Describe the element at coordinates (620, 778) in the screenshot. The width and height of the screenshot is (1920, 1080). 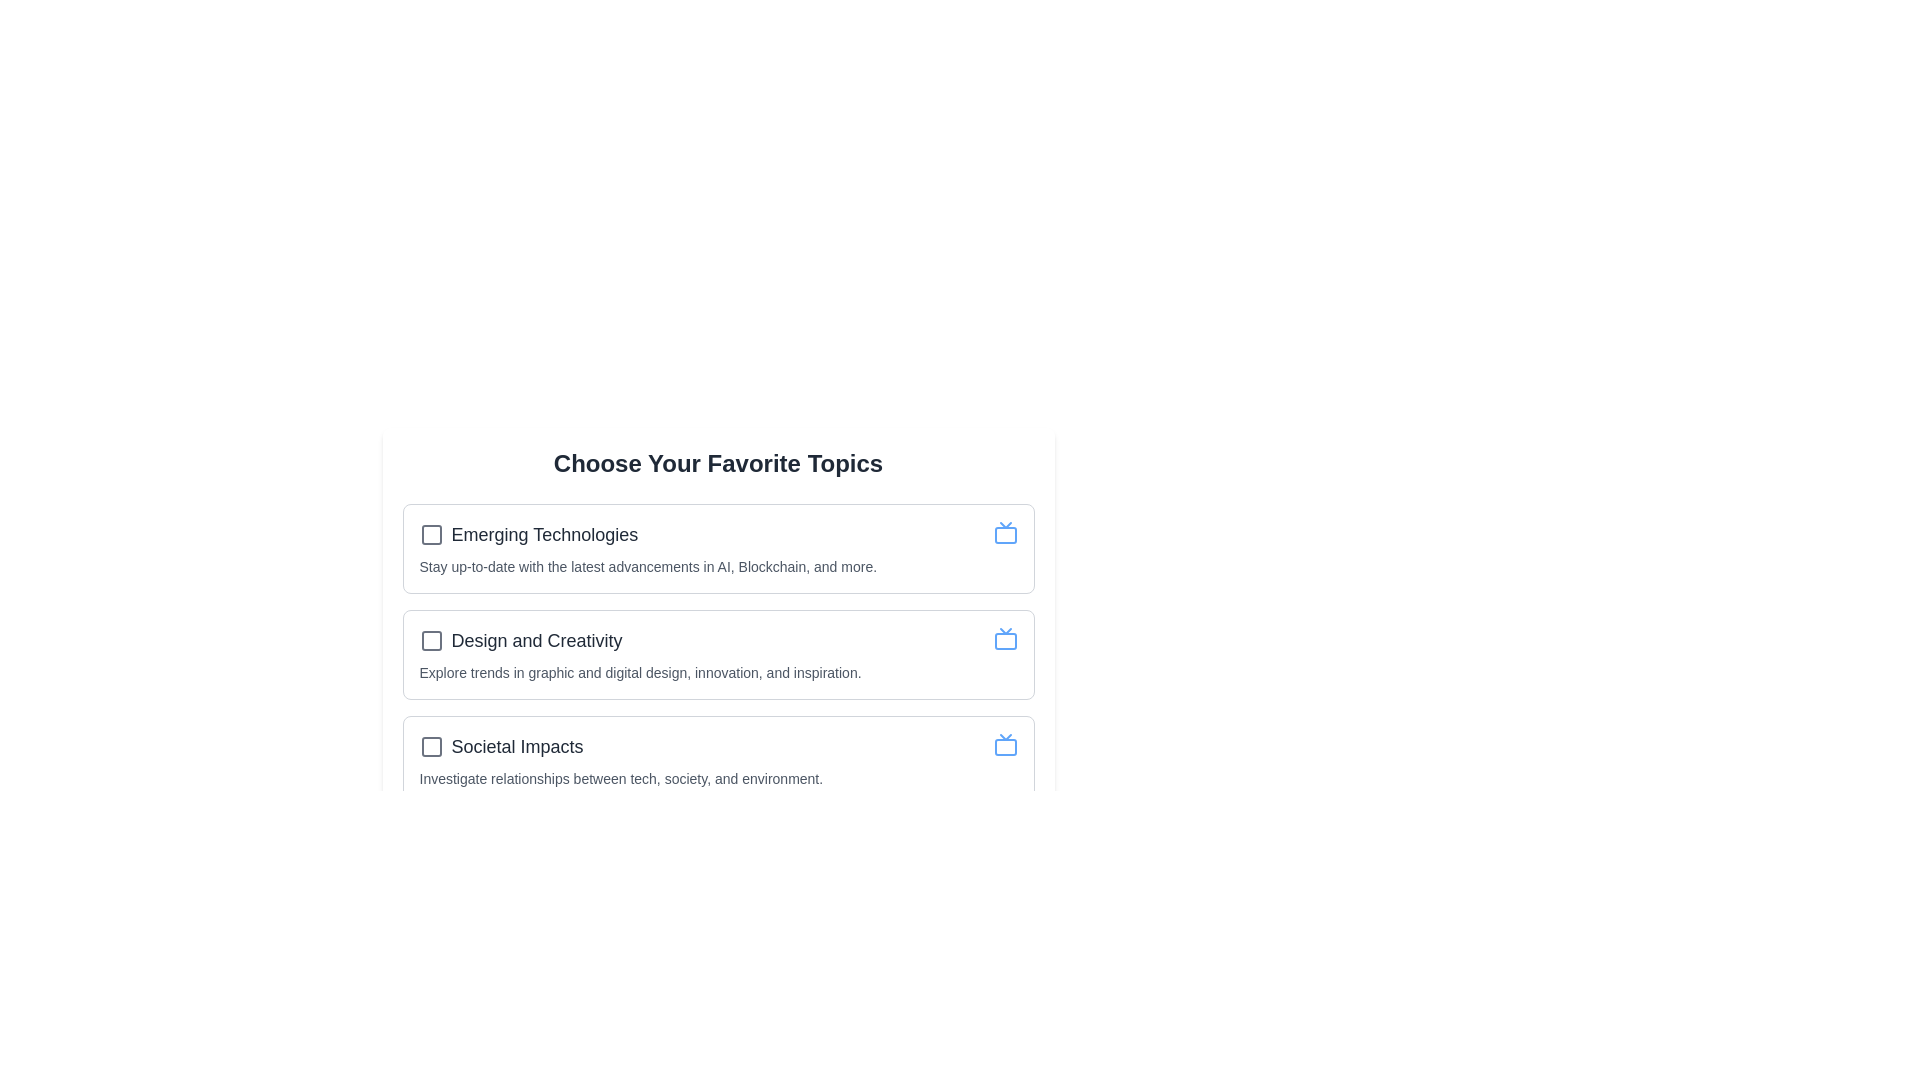
I see `the text element that reads 'Investigate relationships between tech, society, and environment.' which is styled in light gray and is located within the 'Societal Impacts' topic list` at that location.